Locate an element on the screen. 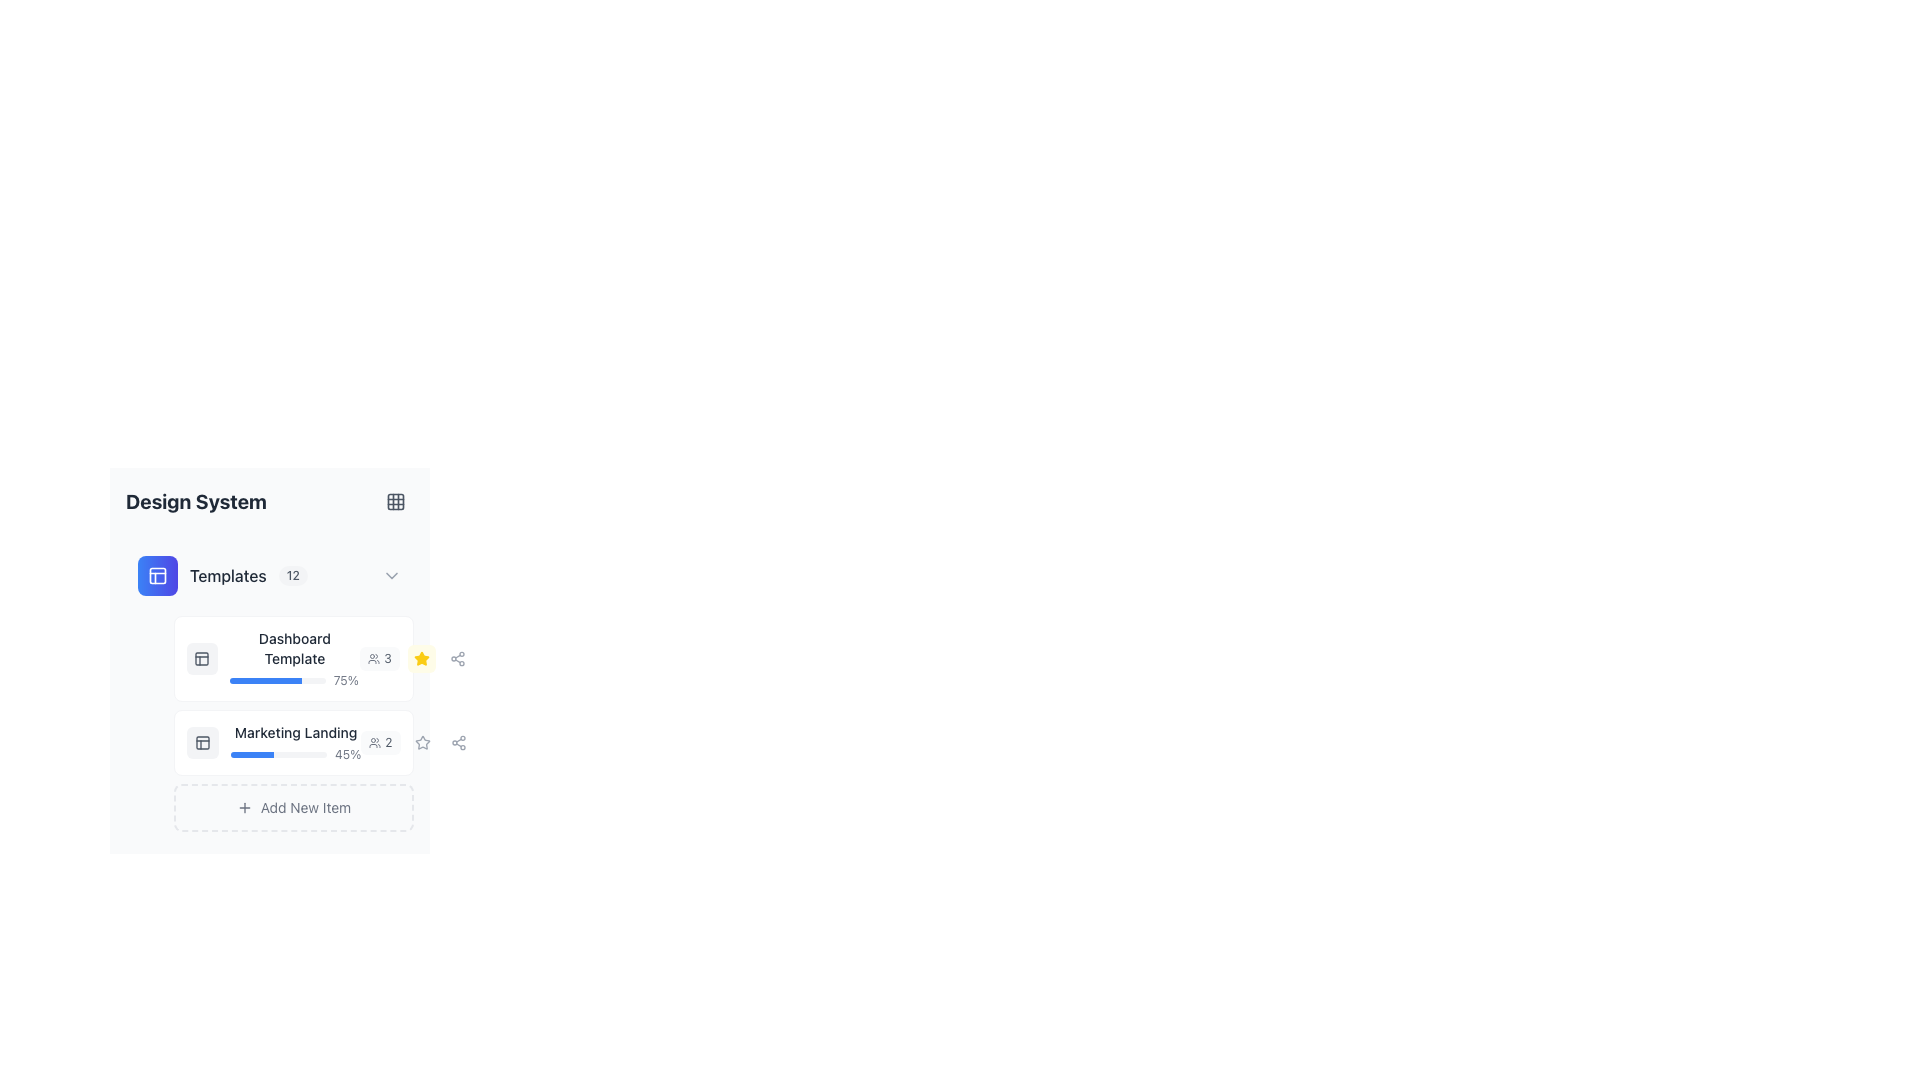 The height and width of the screenshot is (1080, 1920). the yellow star icon, which is the second icon in a horizontal row of three, located to the right of the 'Dashboard Template' label in the 'Design System' section is located at coordinates (415, 659).